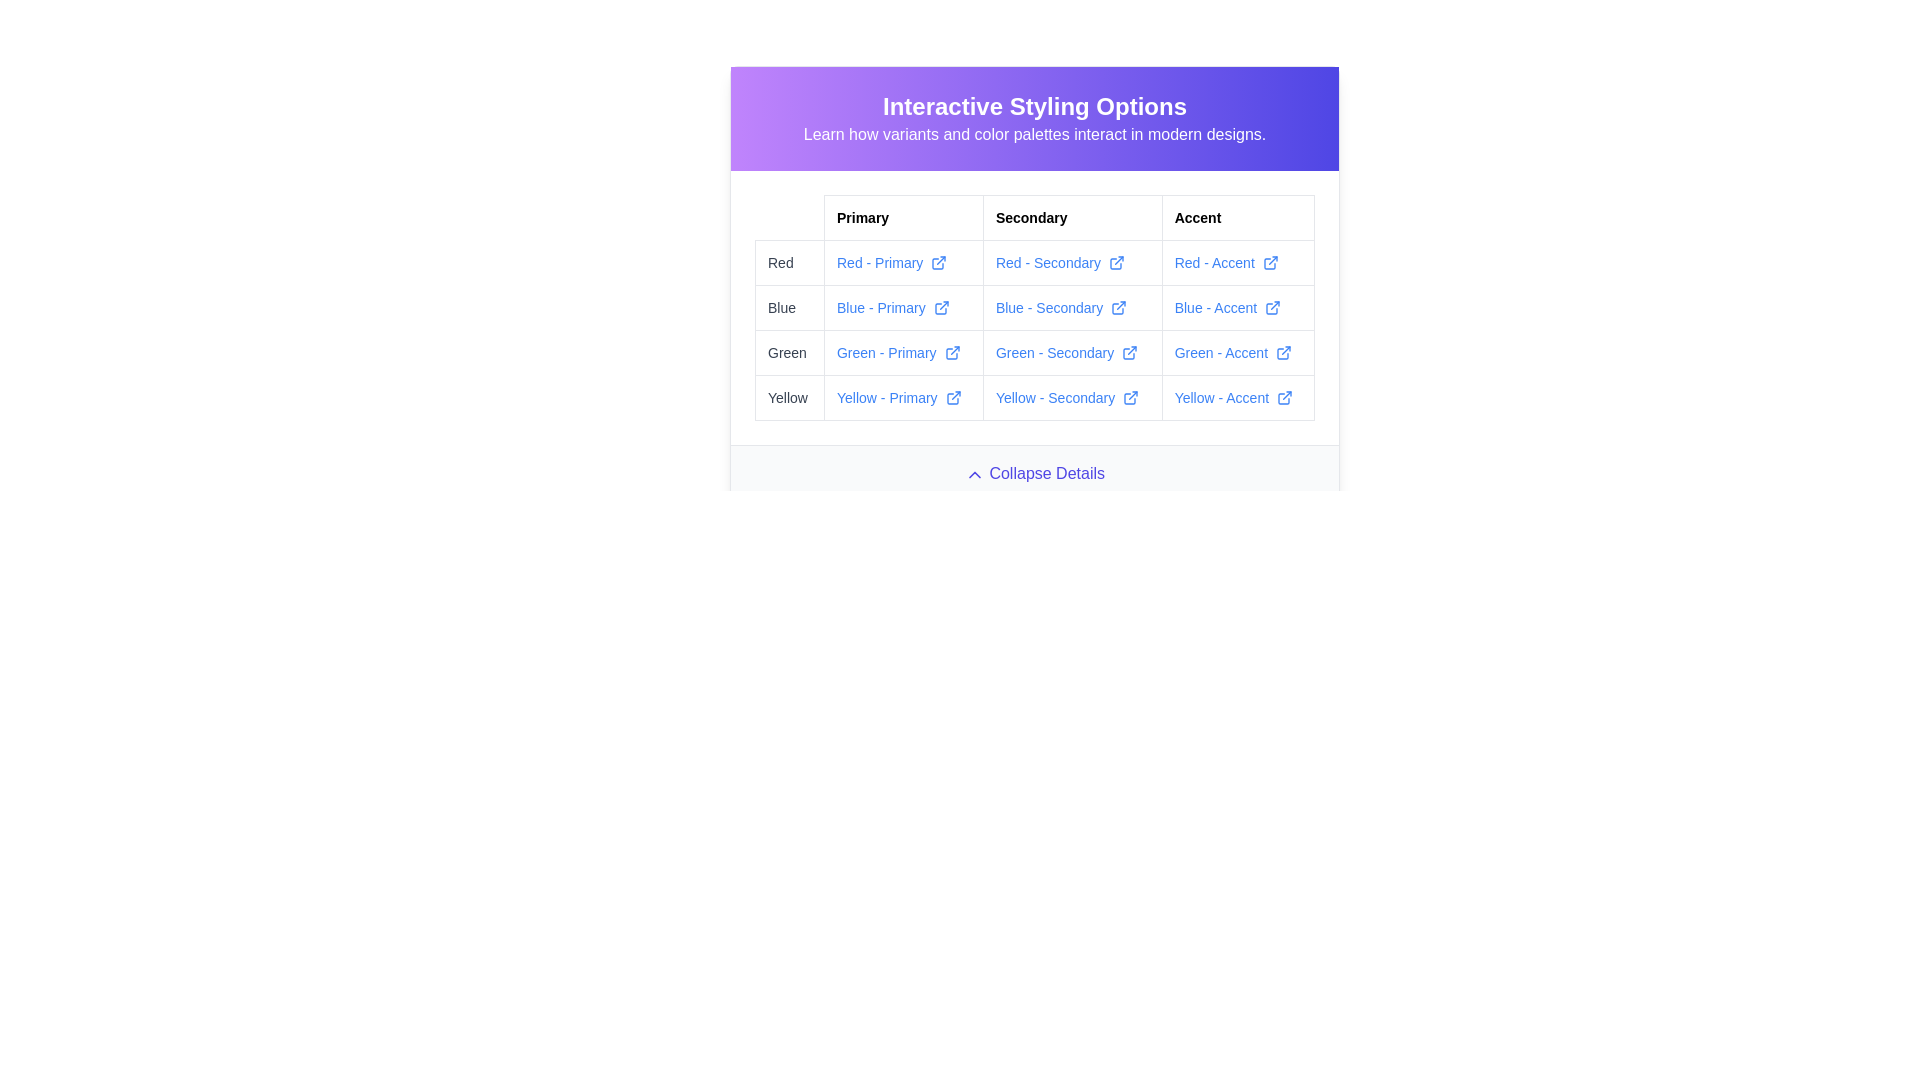  Describe the element at coordinates (1060, 308) in the screenshot. I see `the hyperlink text 'Blue - Secondary' located in the 'Secondary' column and 'Blue' row of the table` at that location.